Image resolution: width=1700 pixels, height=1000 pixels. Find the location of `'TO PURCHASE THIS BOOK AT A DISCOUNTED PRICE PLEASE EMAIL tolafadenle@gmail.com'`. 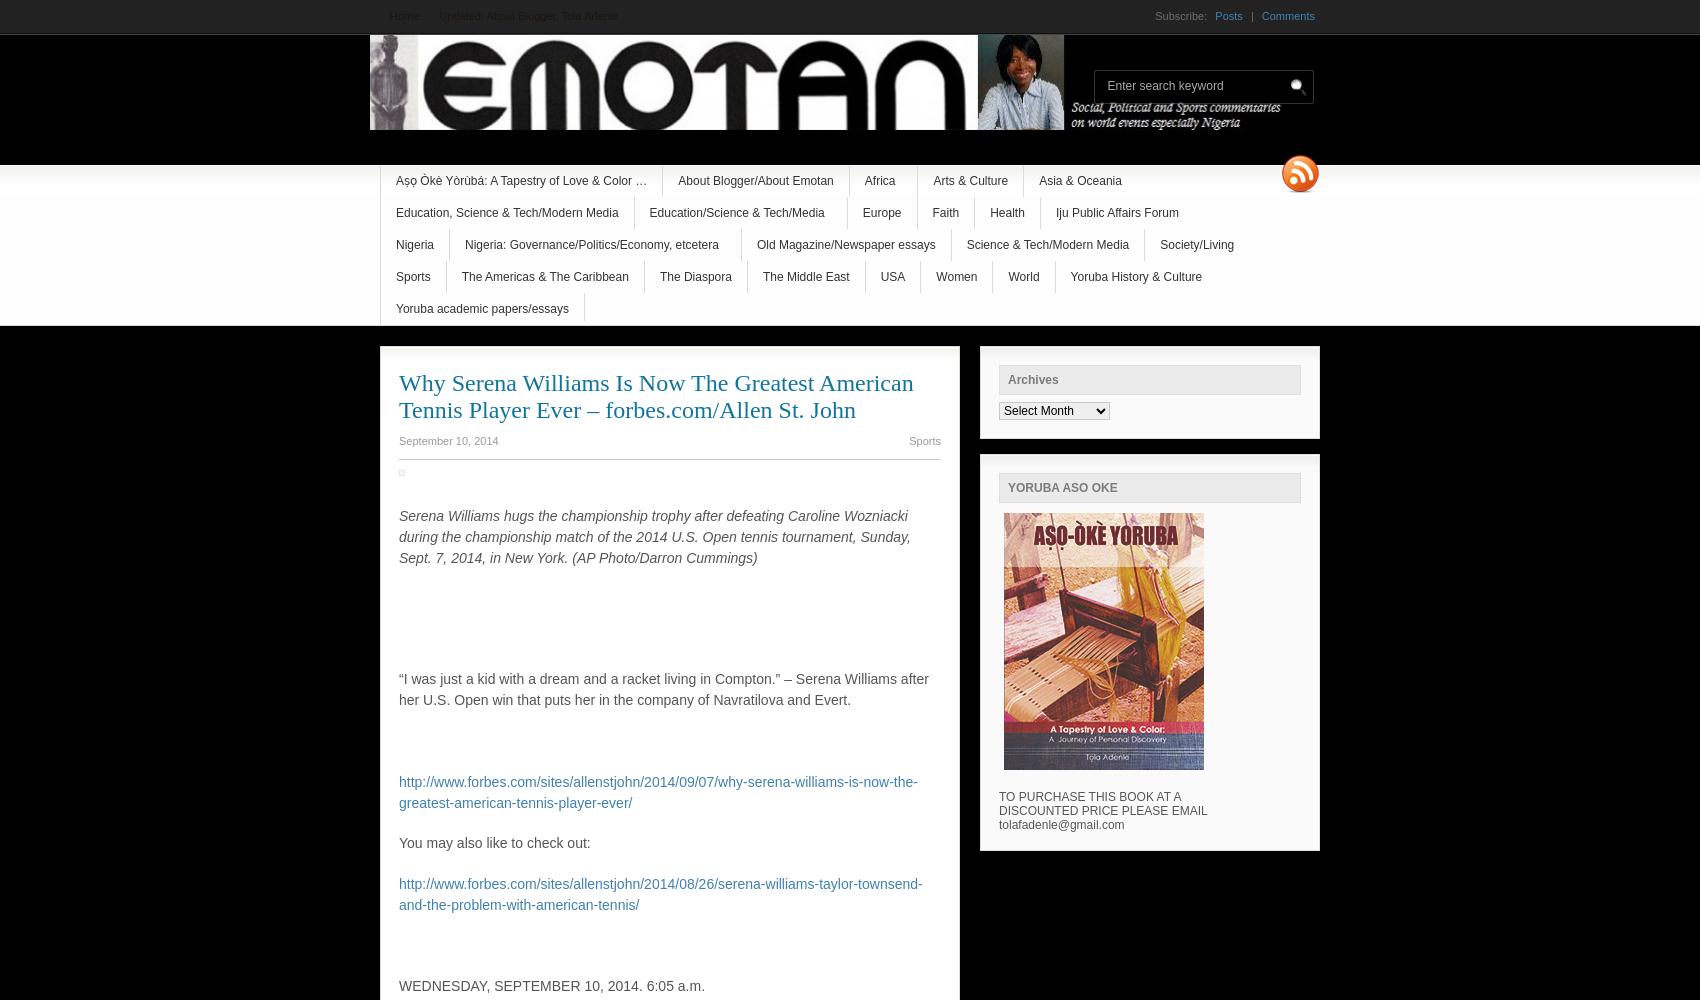

'TO PURCHASE THIS BOOK AT A DISCOUNTED PRICE PLEASE EMAIL tolafadenle@gmail.com' is located at coordinates (1102, 811).